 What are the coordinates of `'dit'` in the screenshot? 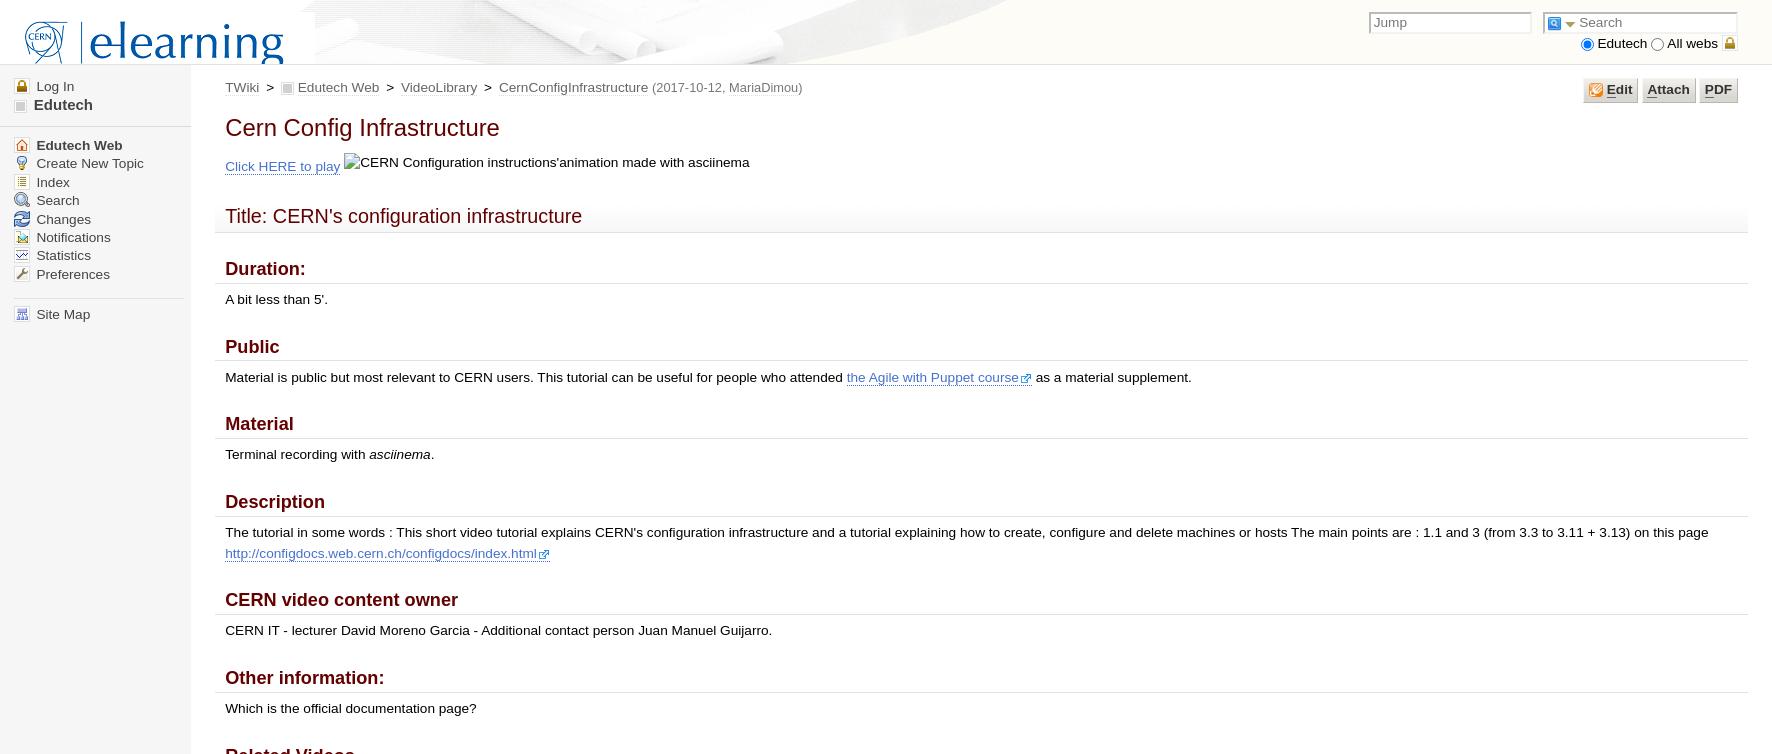 It's located at (1622, 89).